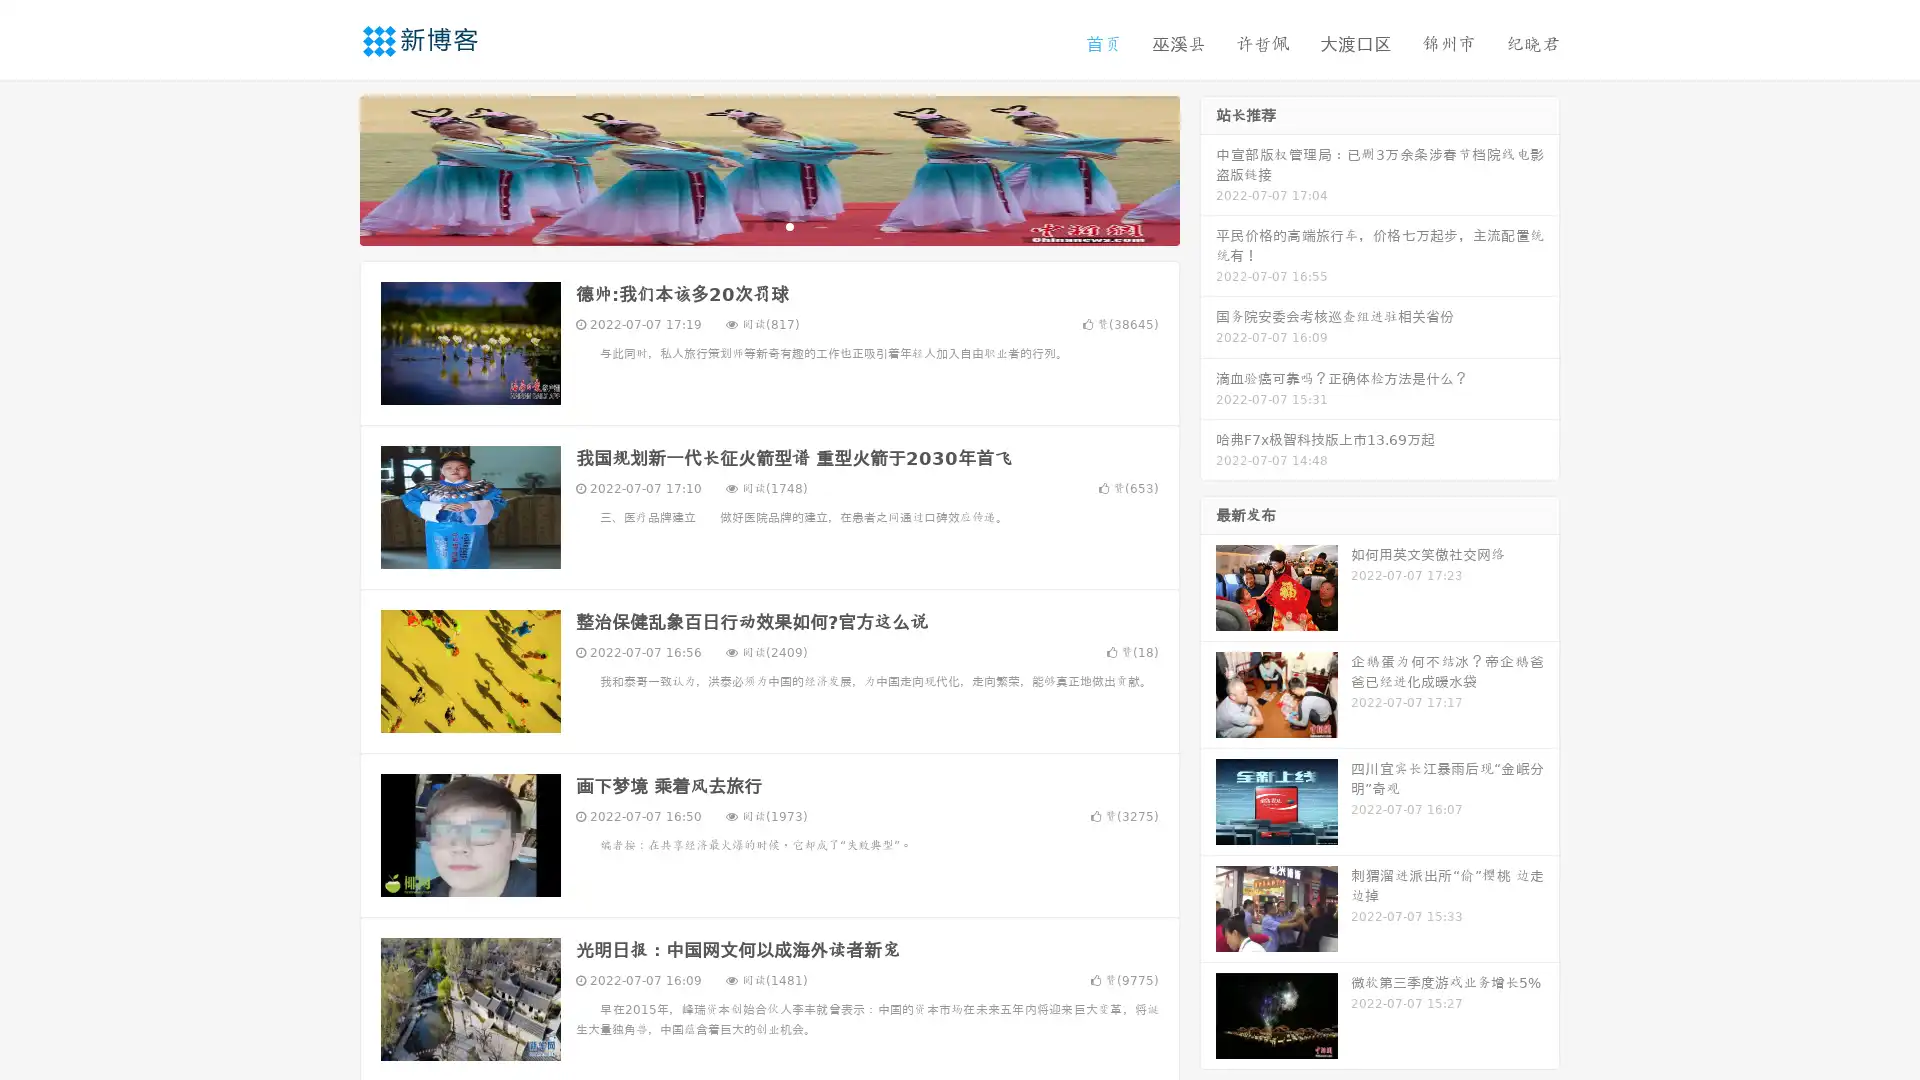  What do you see at coordinates (1208, 168) in the screenshot?
I see `Next slide` at bounding box center [1208, 168].